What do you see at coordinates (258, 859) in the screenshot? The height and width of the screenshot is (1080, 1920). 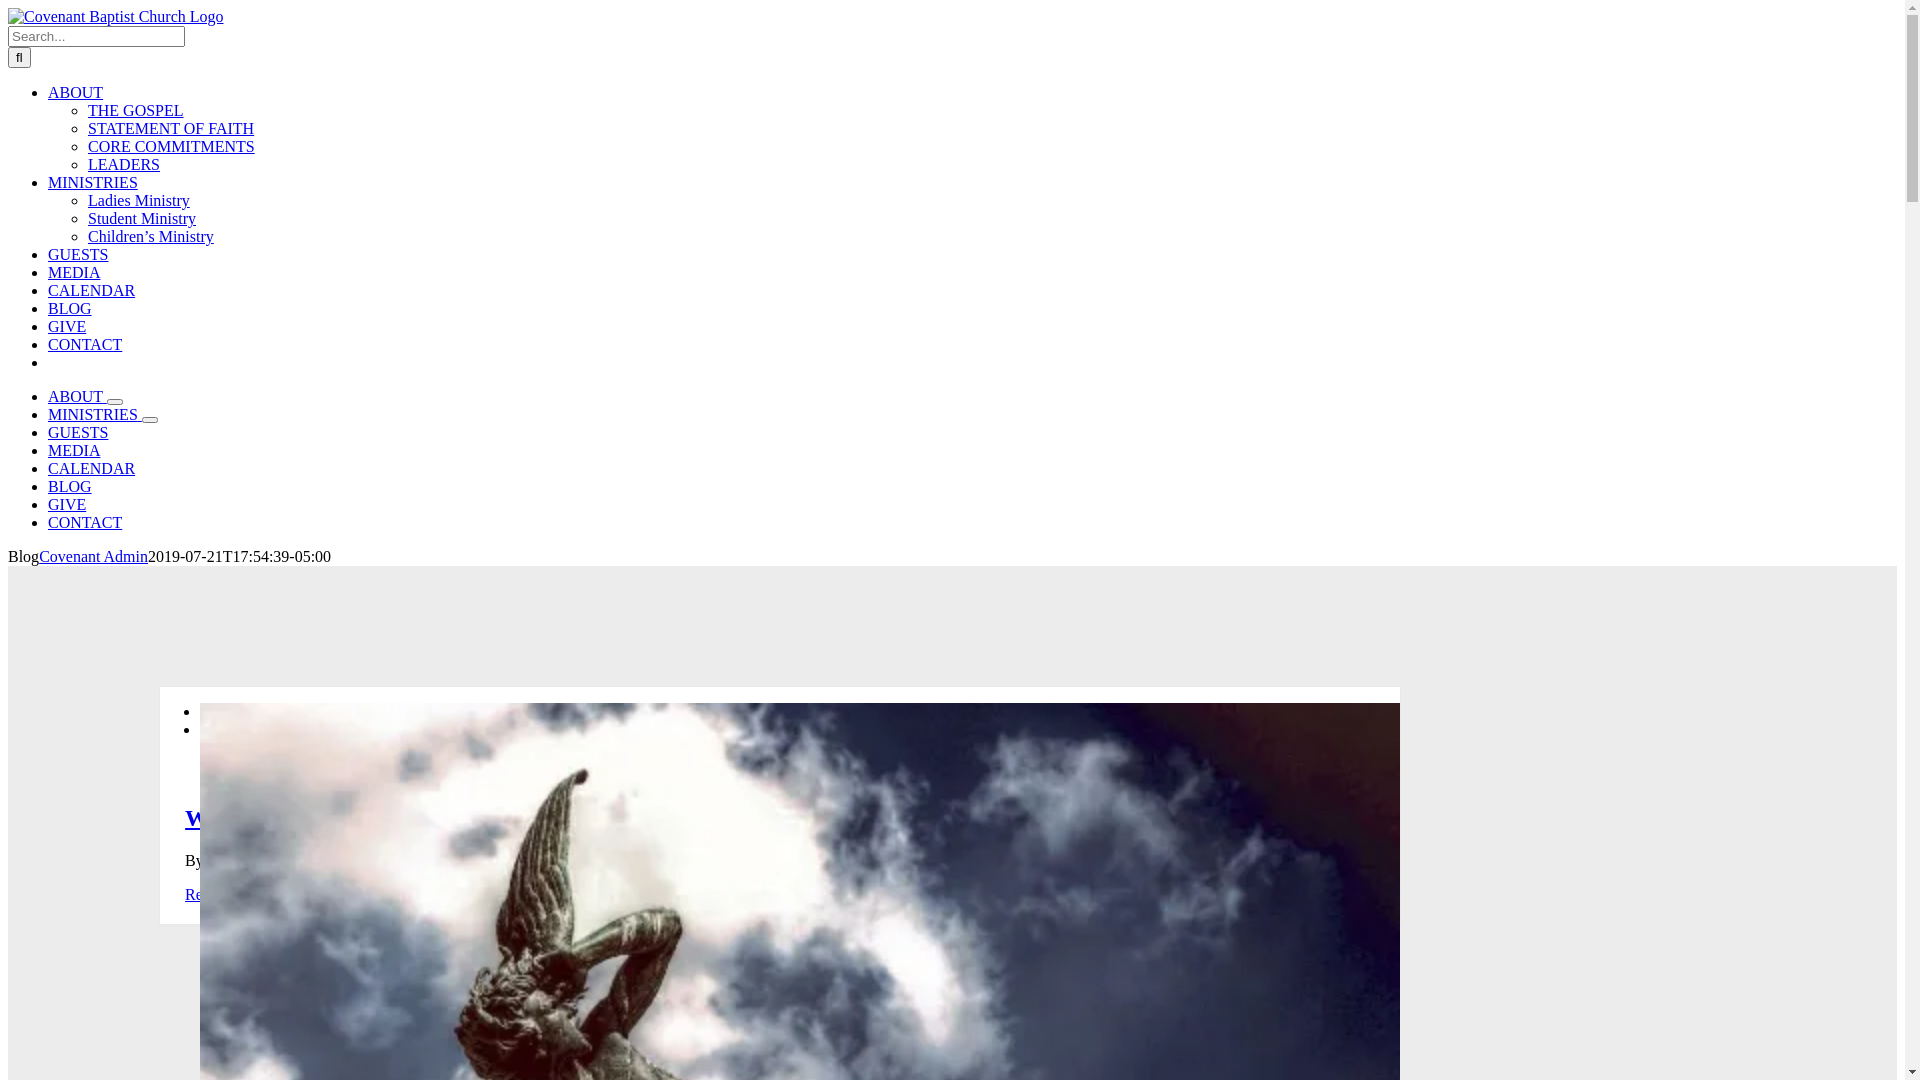 I see `'Chris Trousdale'` at bounding box center [258, 859].